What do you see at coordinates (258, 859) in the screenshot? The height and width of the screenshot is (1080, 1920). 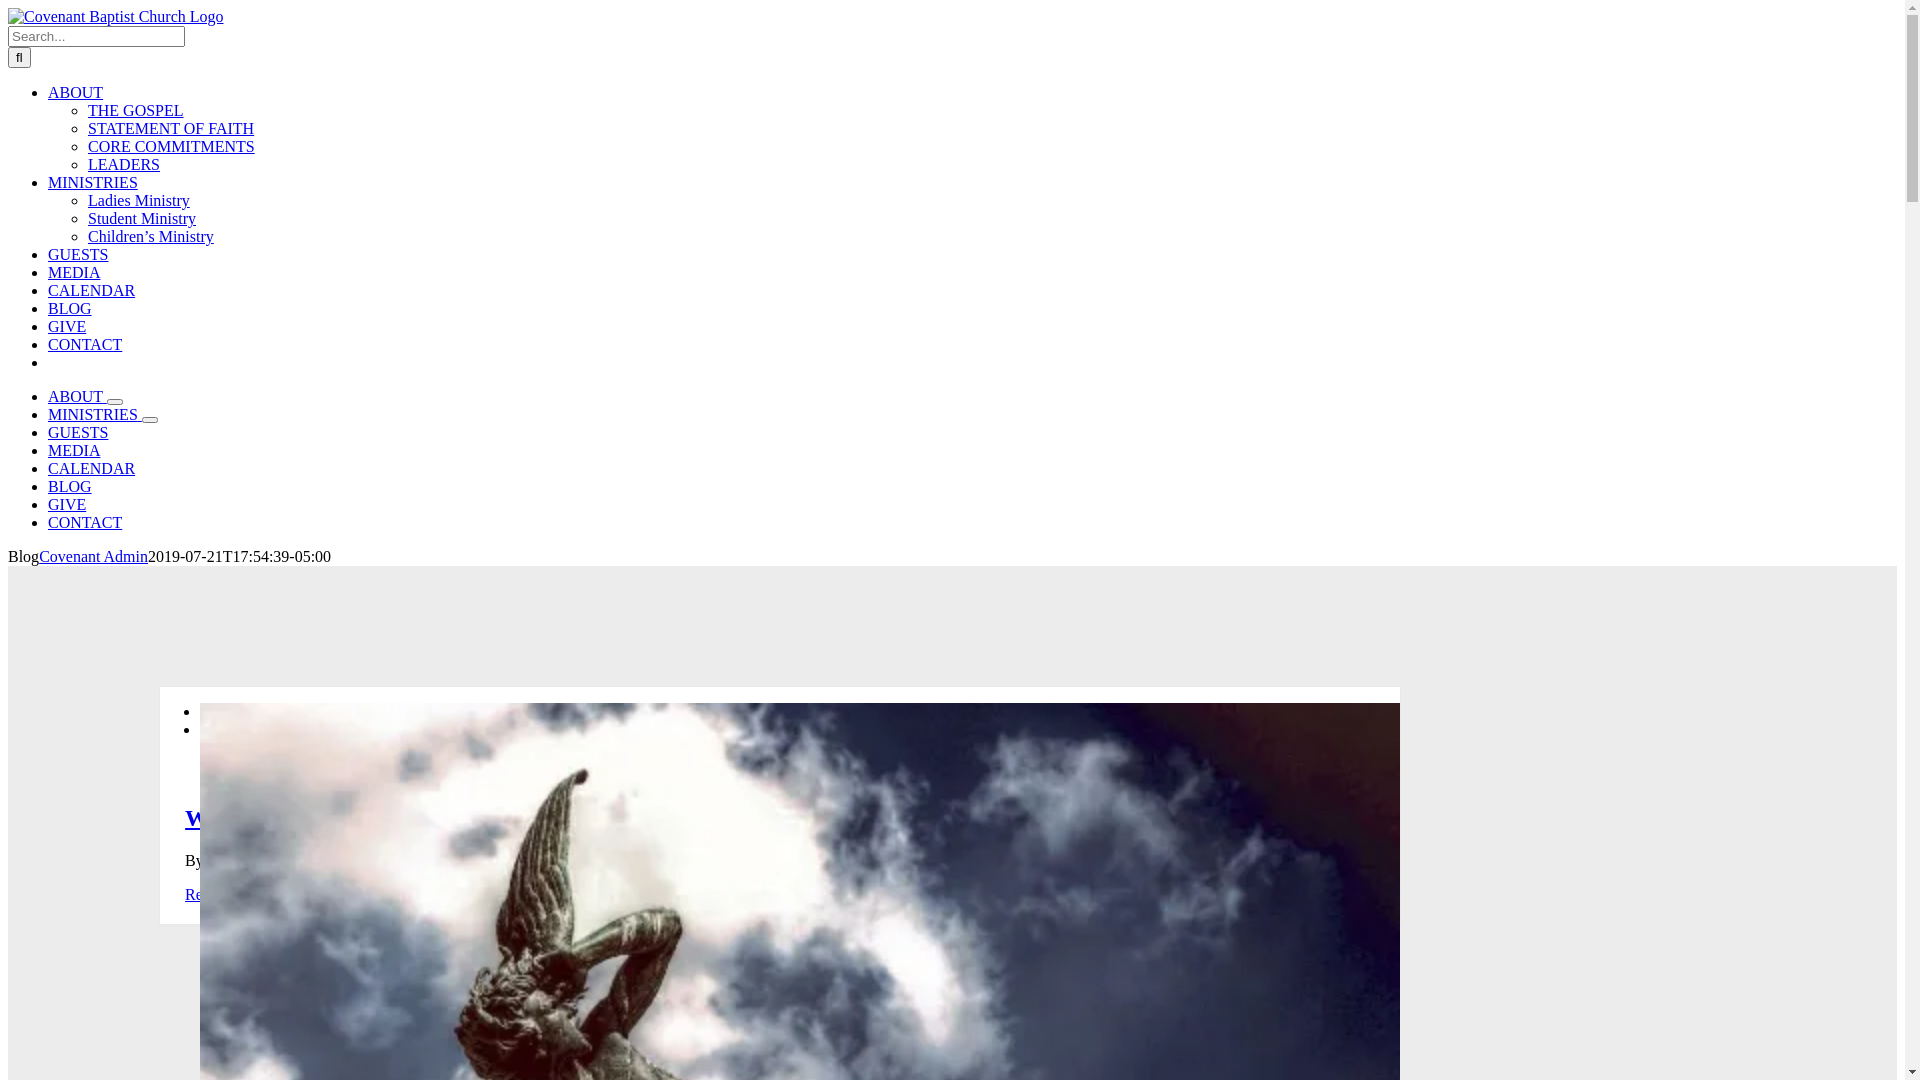 I see `'Chris Trousdale'` at bounding box center [258, 859].